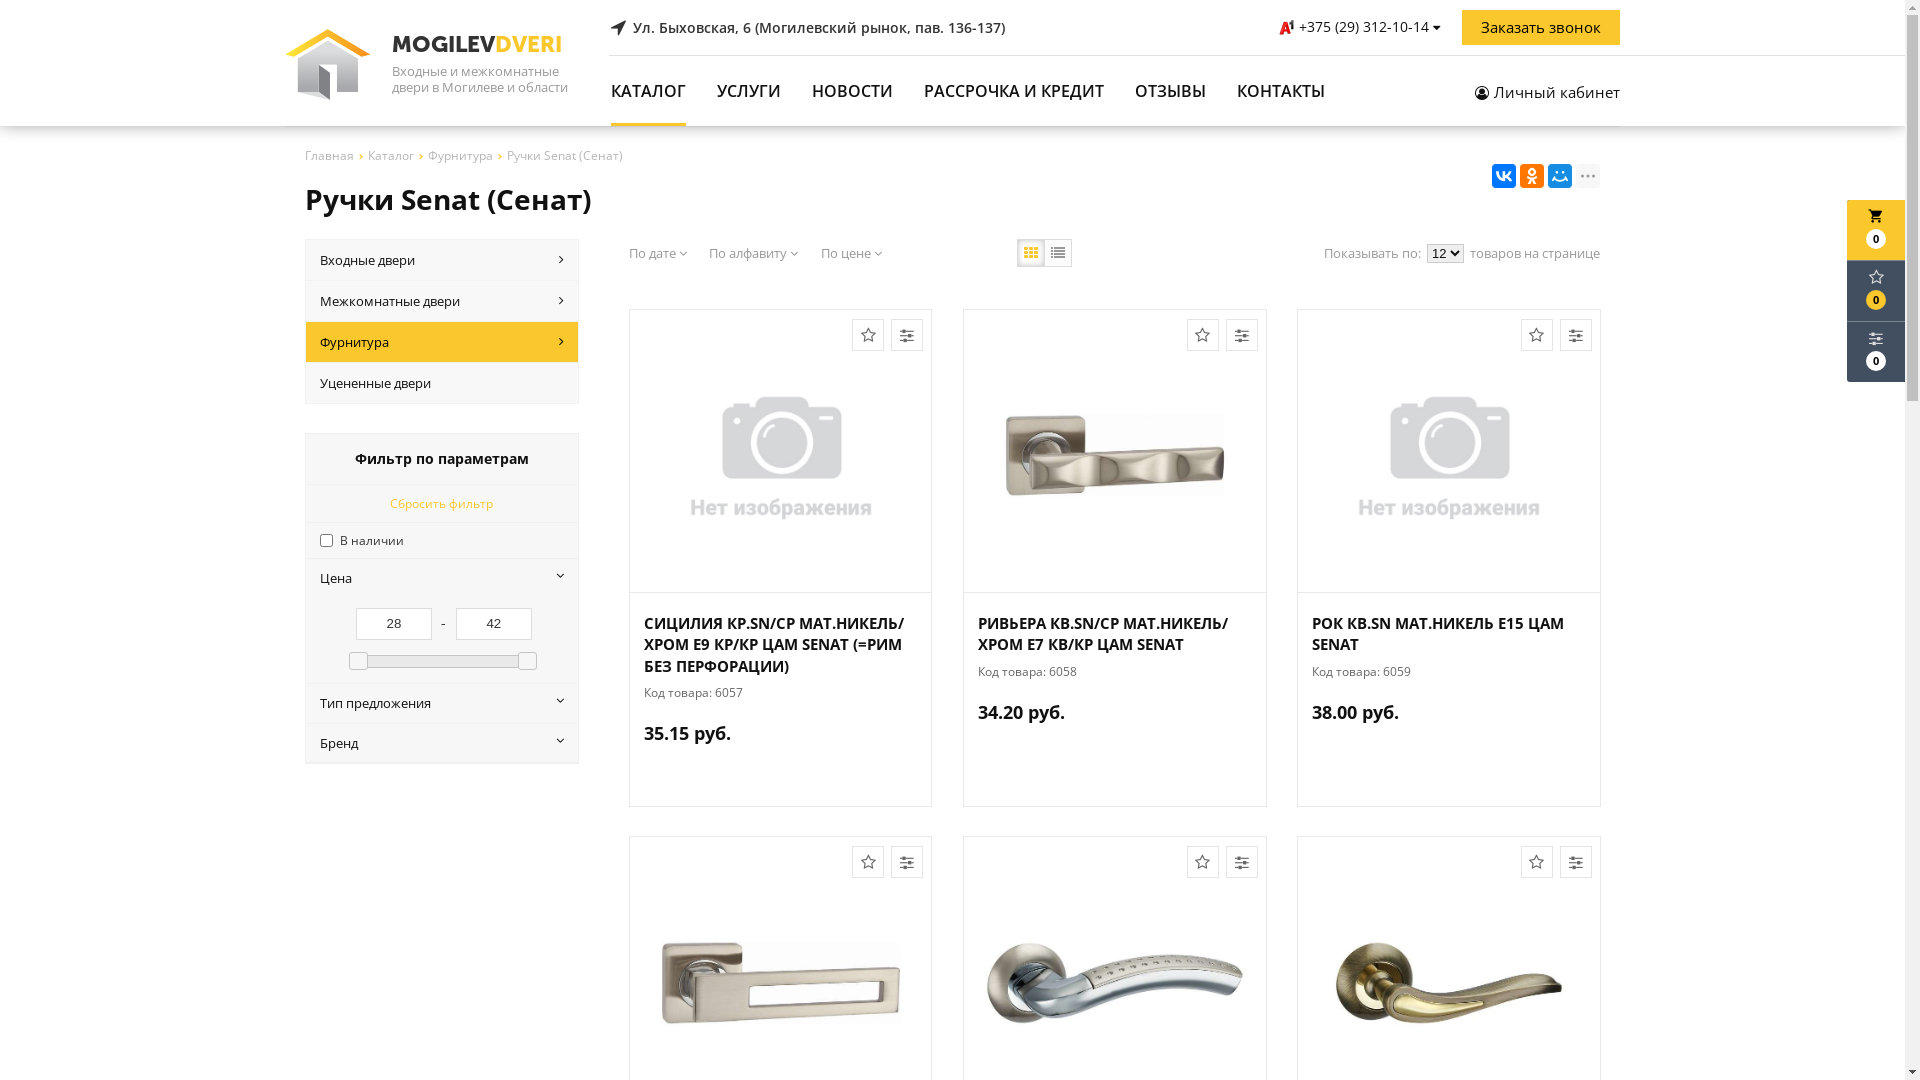 The width and height of the screenshot is (1920, 1080). I want to click on '+375 (29) 312-10-14', so click(1360, 27).